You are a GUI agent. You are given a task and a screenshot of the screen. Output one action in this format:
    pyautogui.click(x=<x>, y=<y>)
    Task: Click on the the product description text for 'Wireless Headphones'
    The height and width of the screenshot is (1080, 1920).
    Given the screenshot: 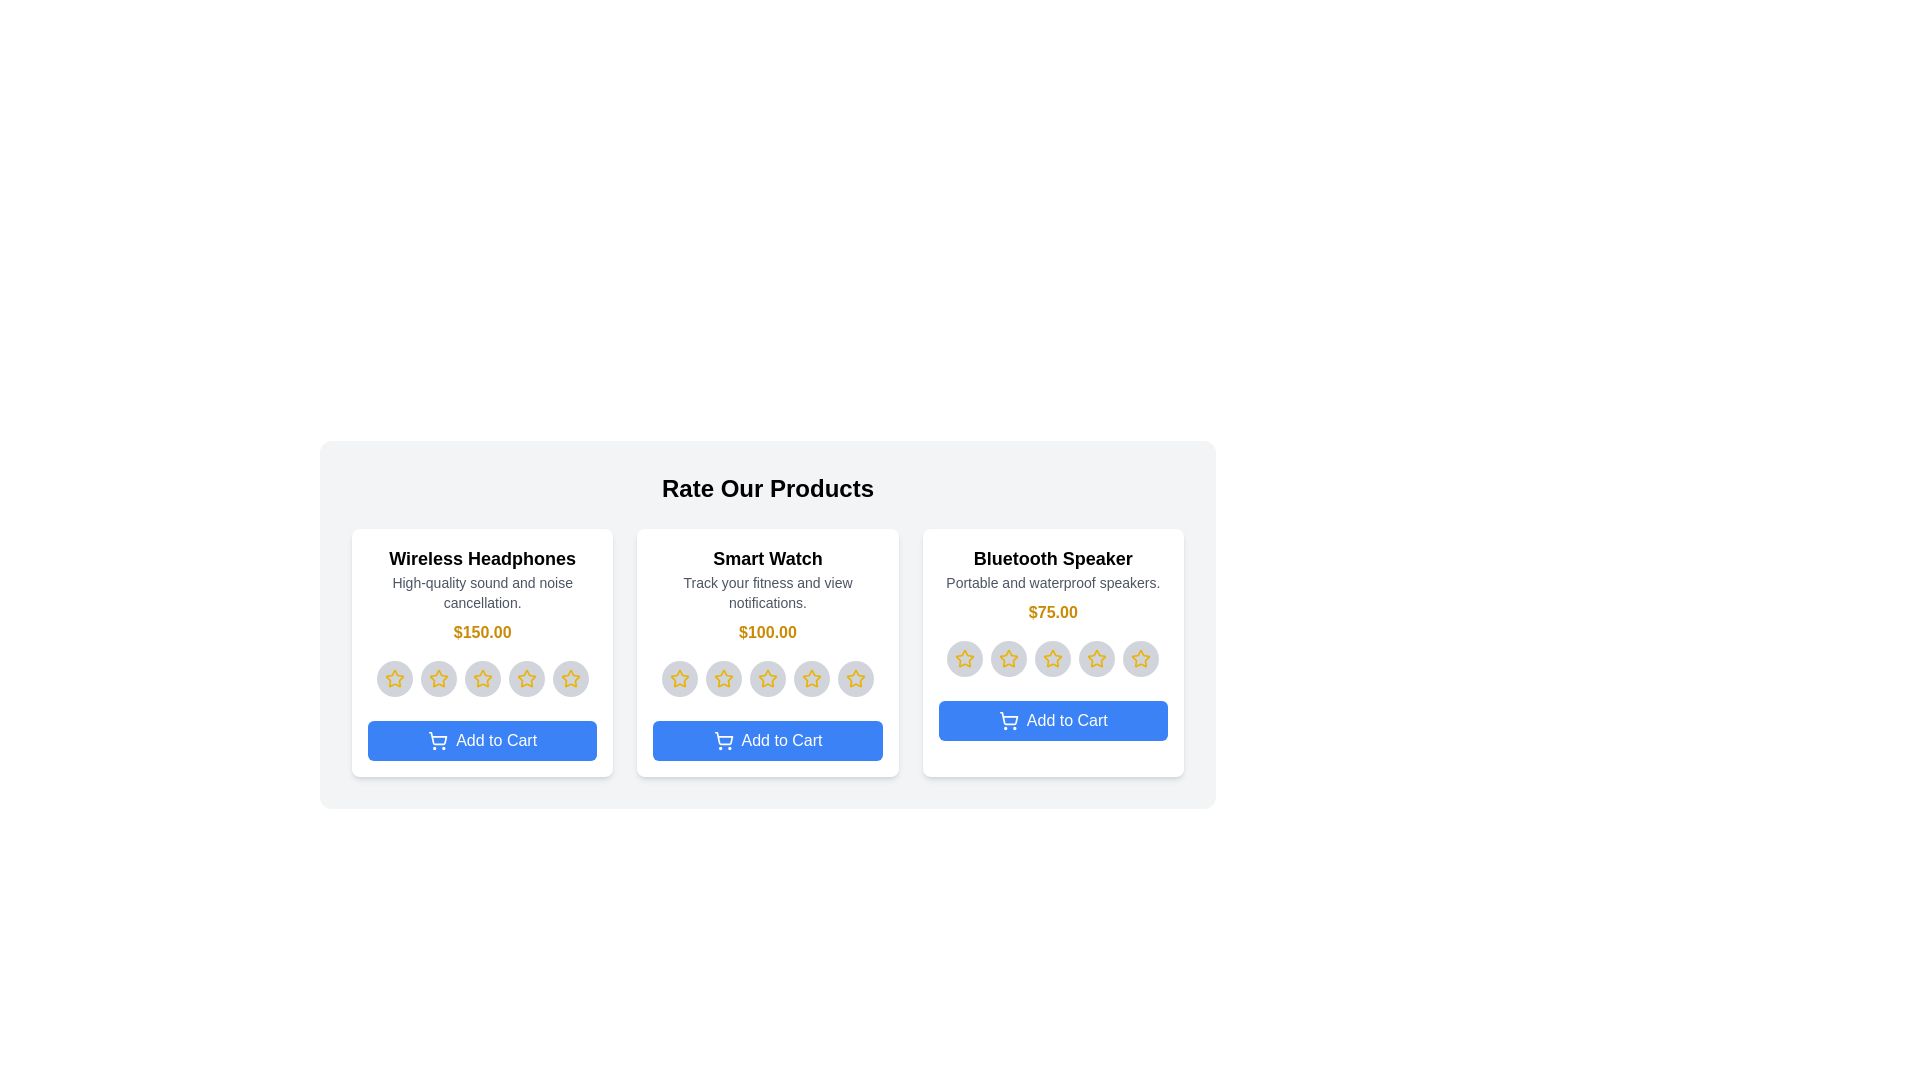 What is the action you would take?
    pyautogui.click(x=482, y=593)
    